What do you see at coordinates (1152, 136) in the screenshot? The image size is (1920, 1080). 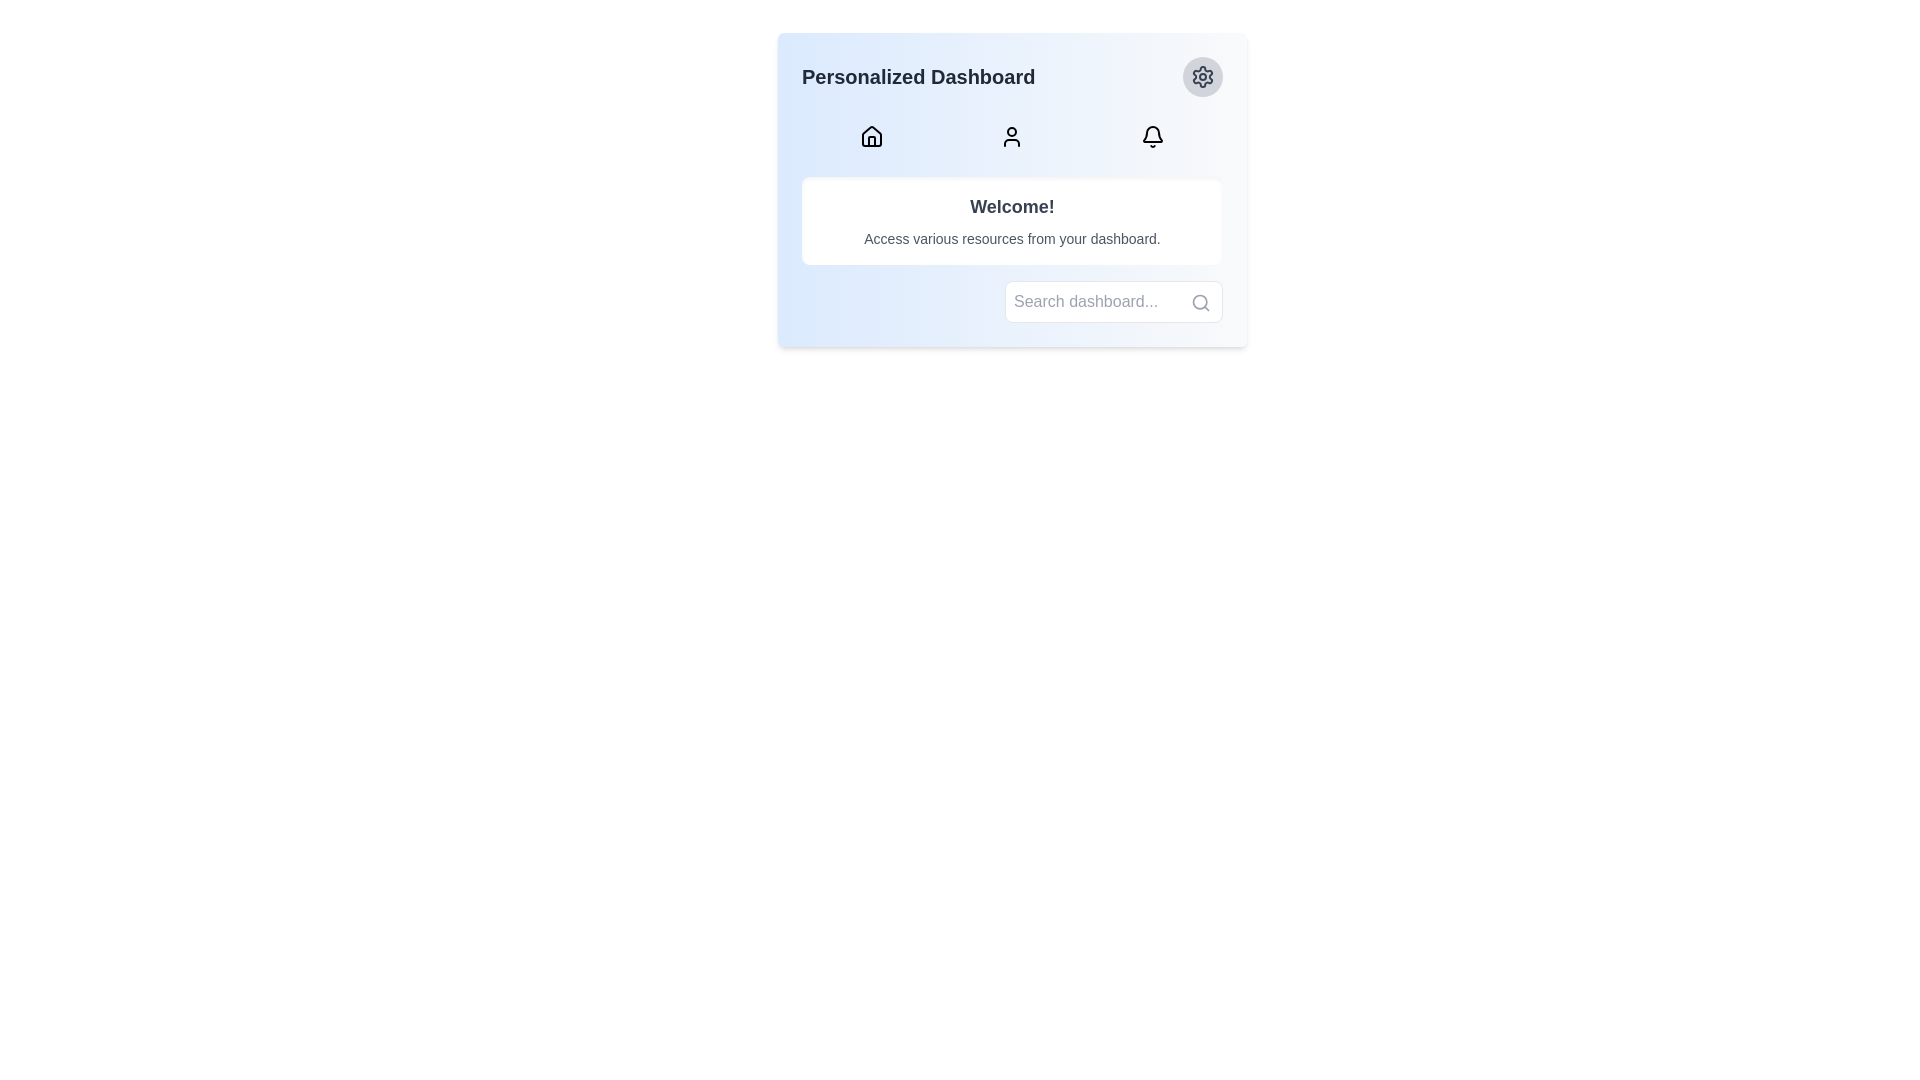 I see `the notification bell icon, which is the third interactive icon in the group on the 'Personalized Dashboard'` at bounding box center [1152, 136].